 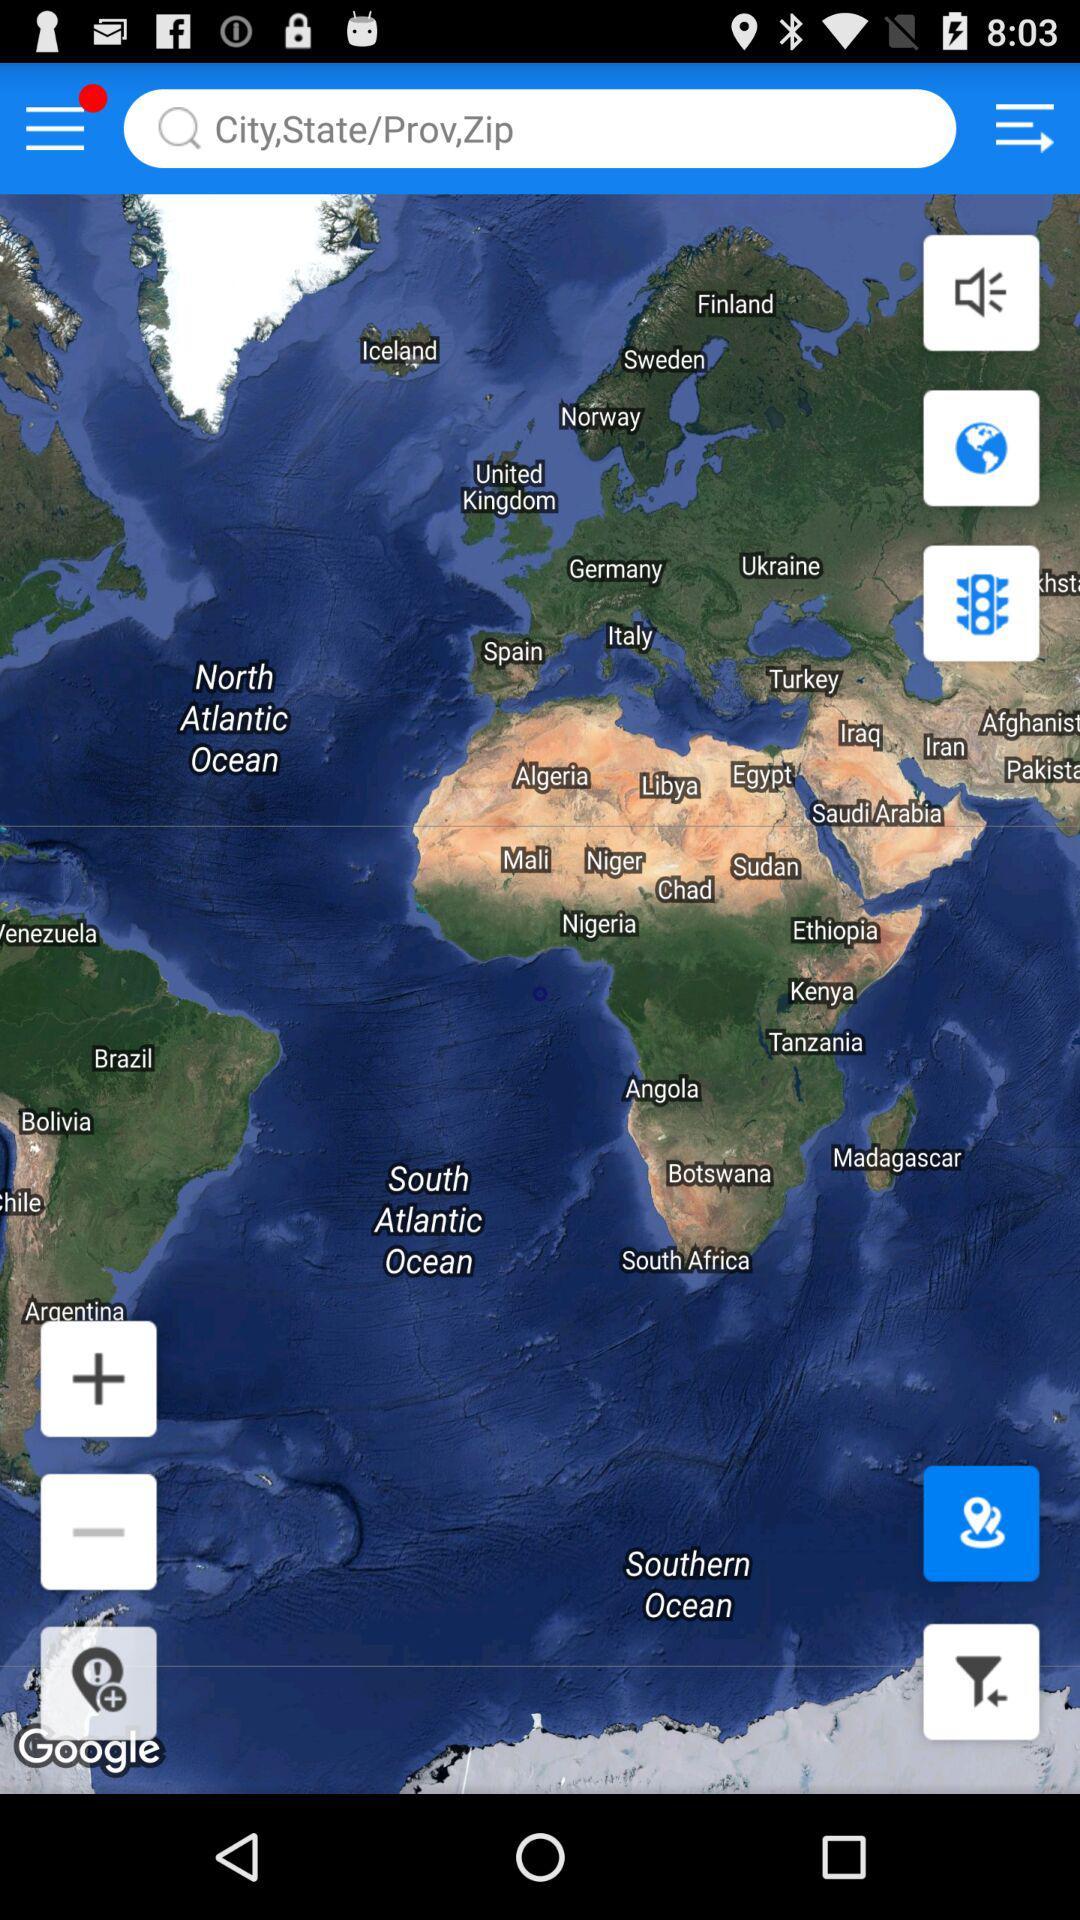 I want to click on expand menu, so click(x=54, y=127).